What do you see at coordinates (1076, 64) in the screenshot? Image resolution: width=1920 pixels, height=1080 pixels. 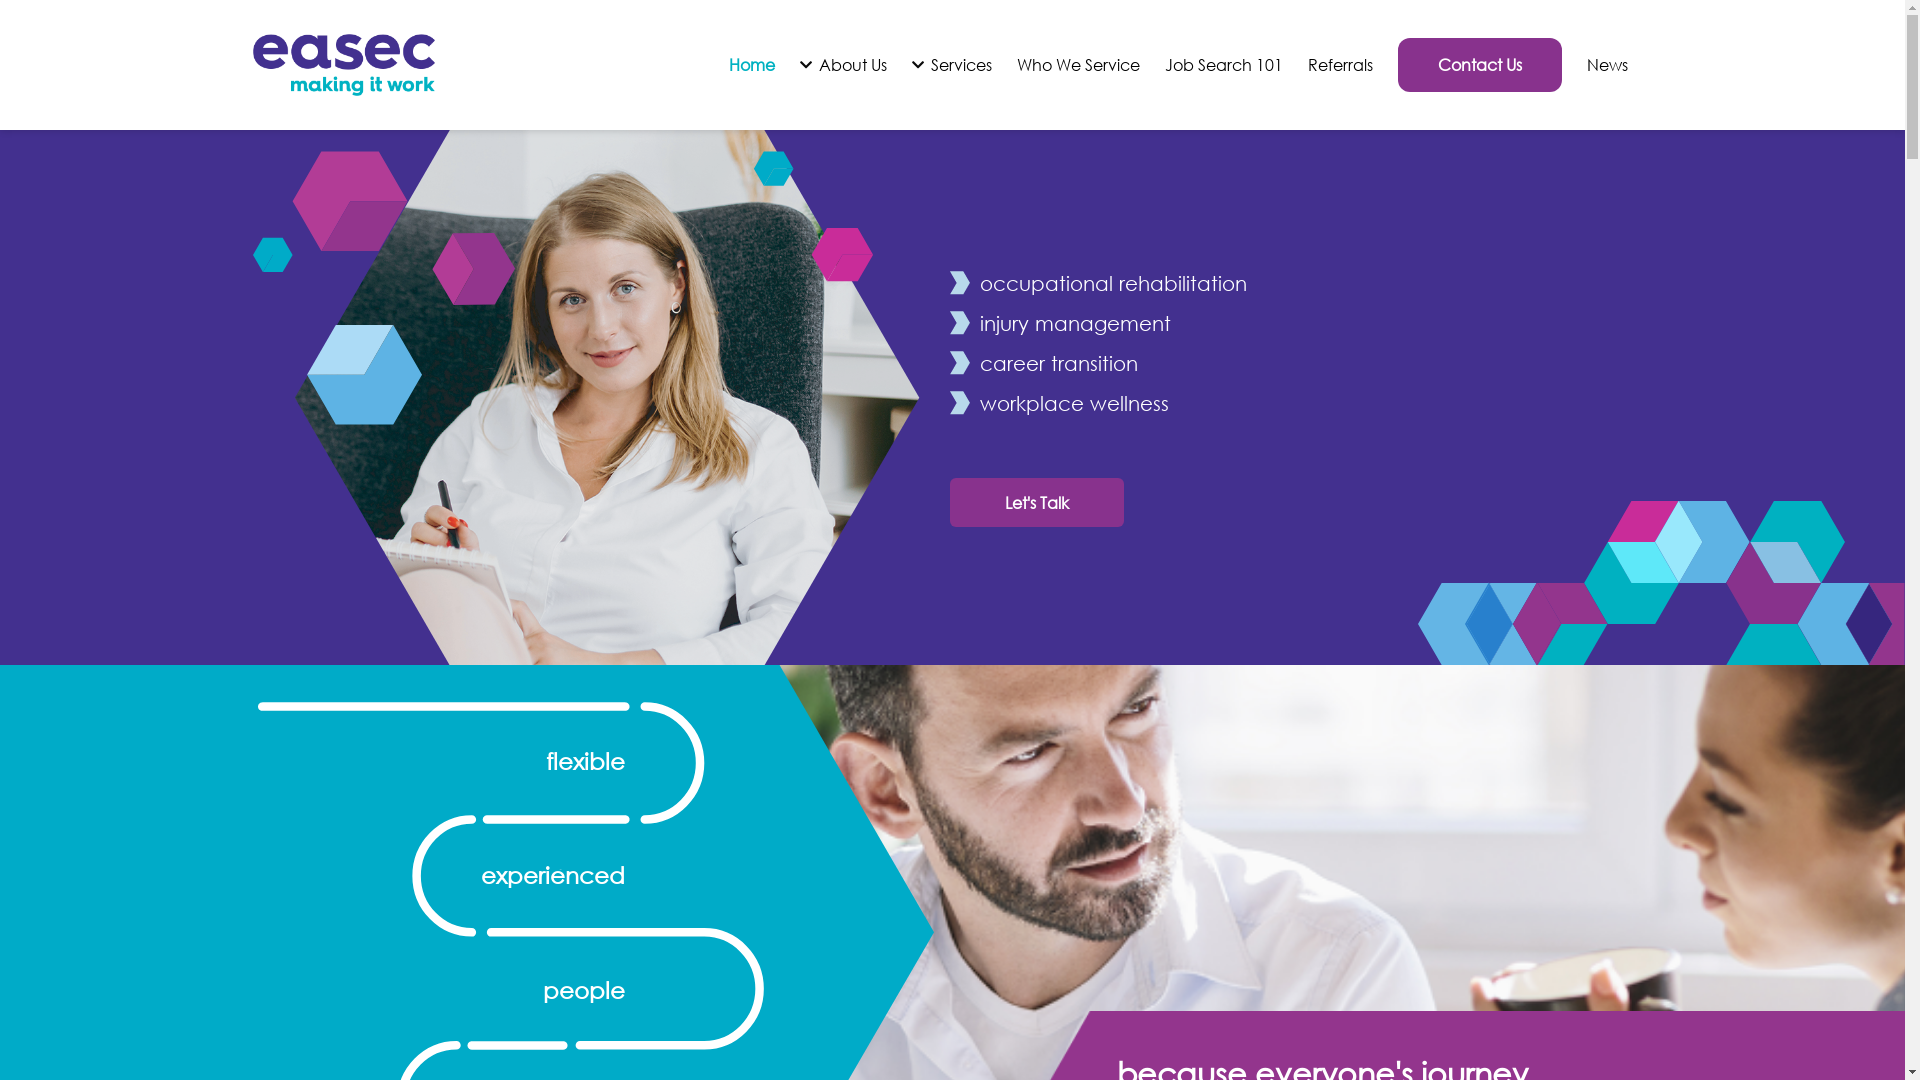 I see `'Who We Service'` at bounding box center [1076, 64].